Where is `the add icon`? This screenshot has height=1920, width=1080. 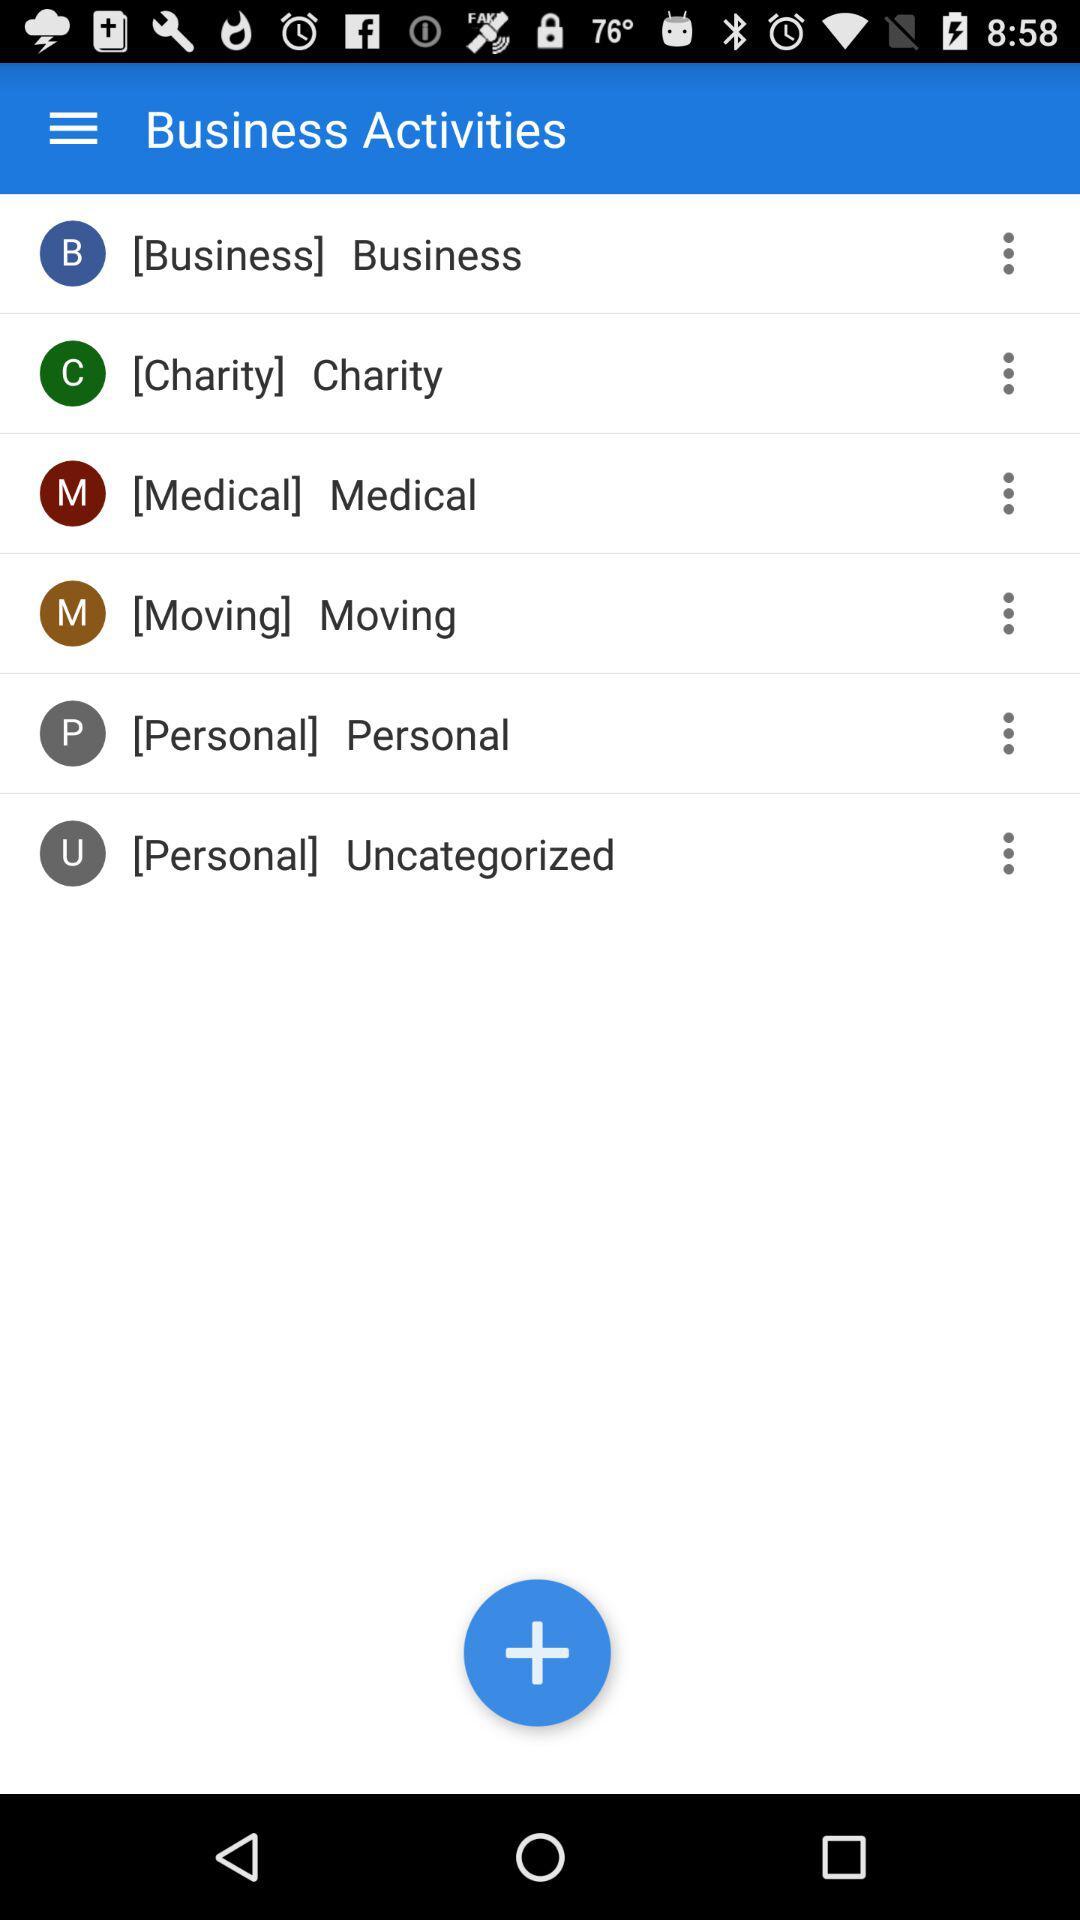 the add icon is located at coordinates (540, 1773).